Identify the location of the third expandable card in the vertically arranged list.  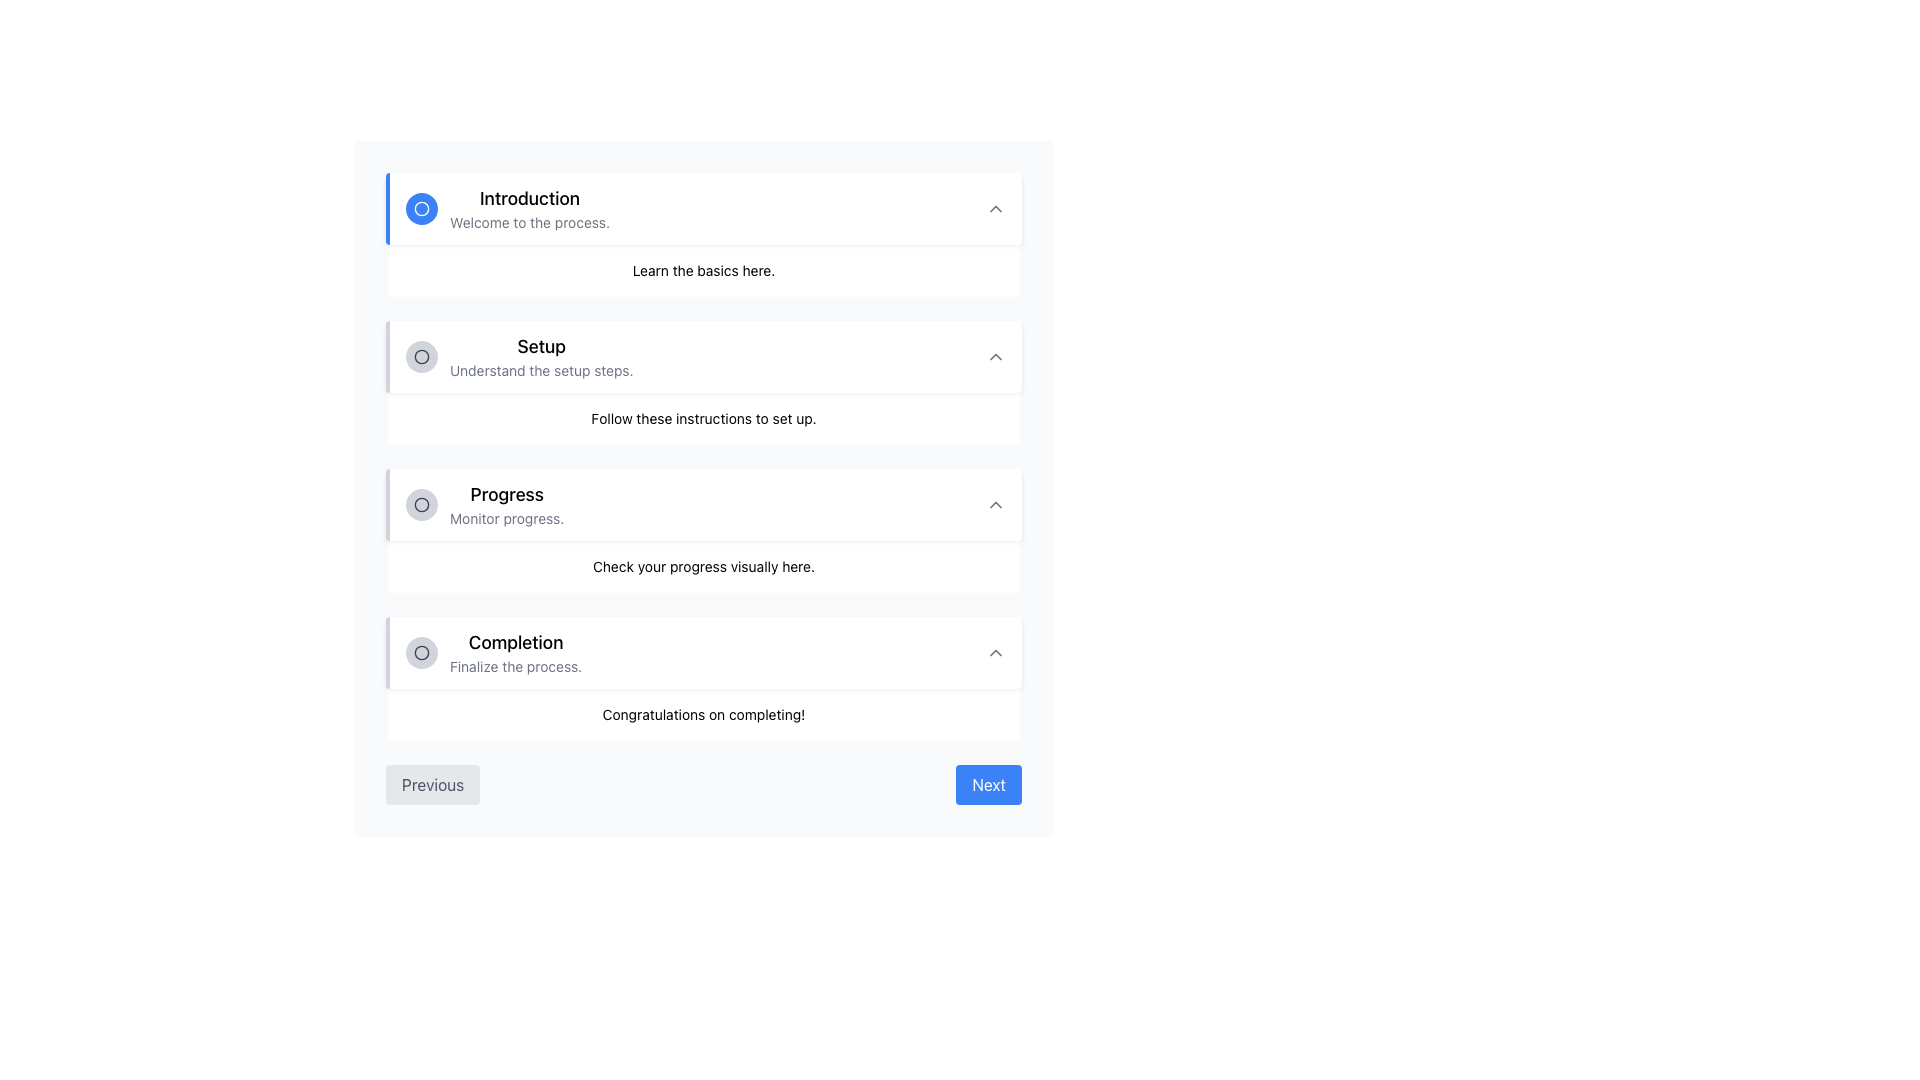
(704, 504).